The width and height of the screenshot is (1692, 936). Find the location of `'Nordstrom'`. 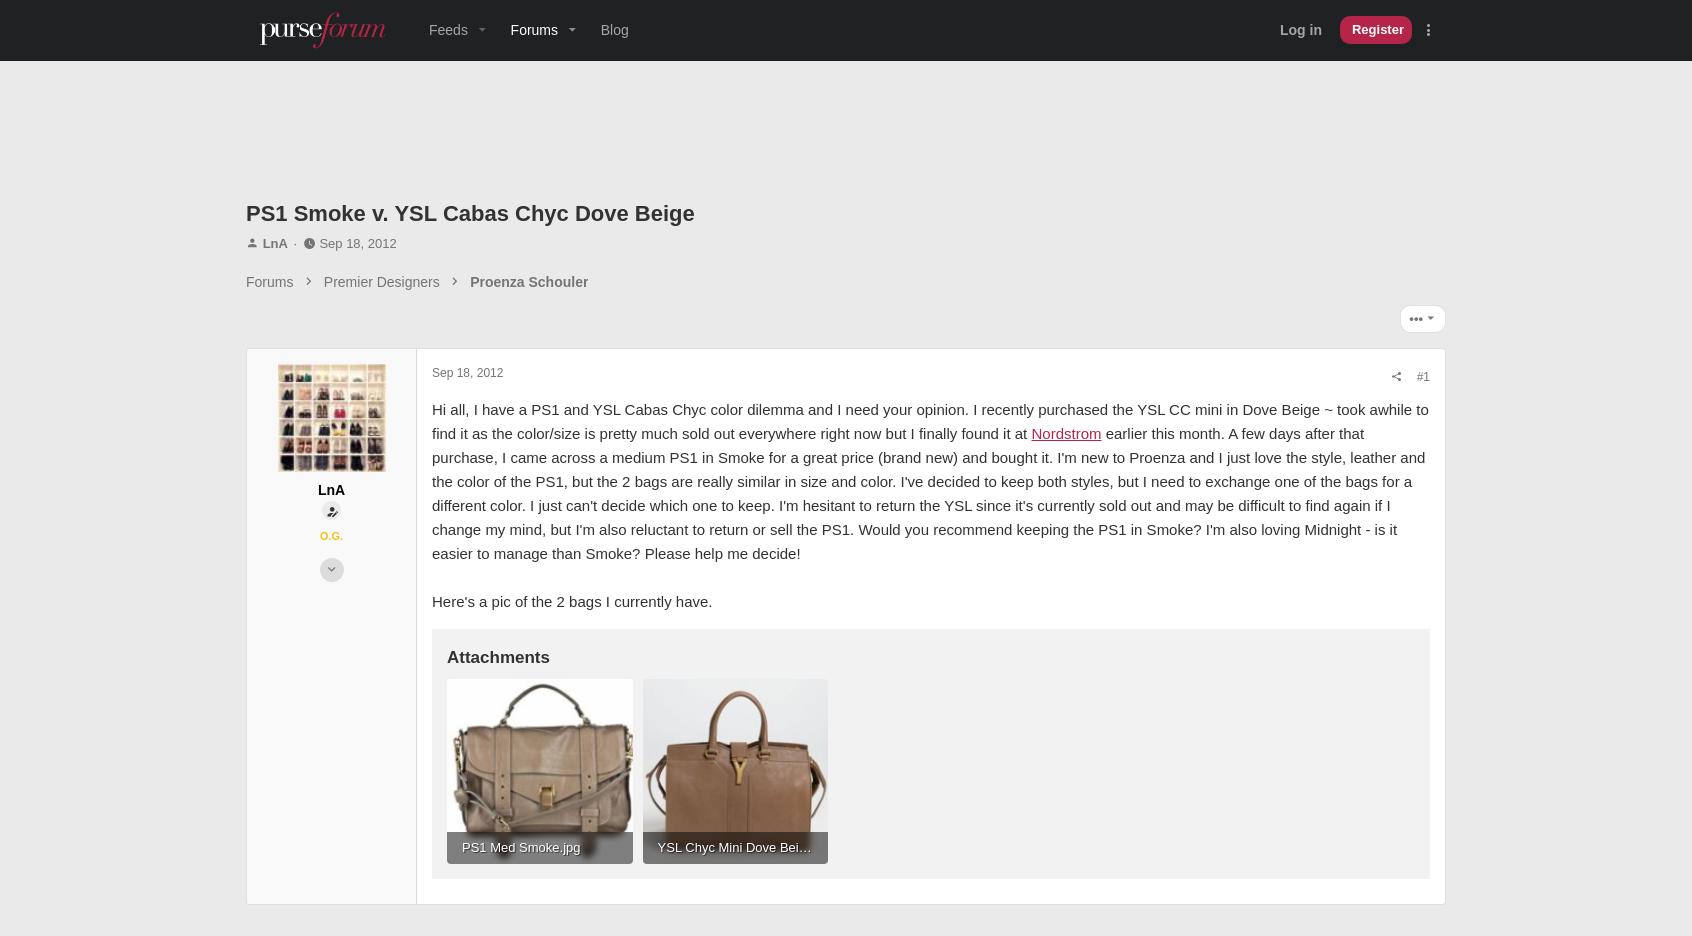

'Nordstrom' is located at coordinates (723, 456).